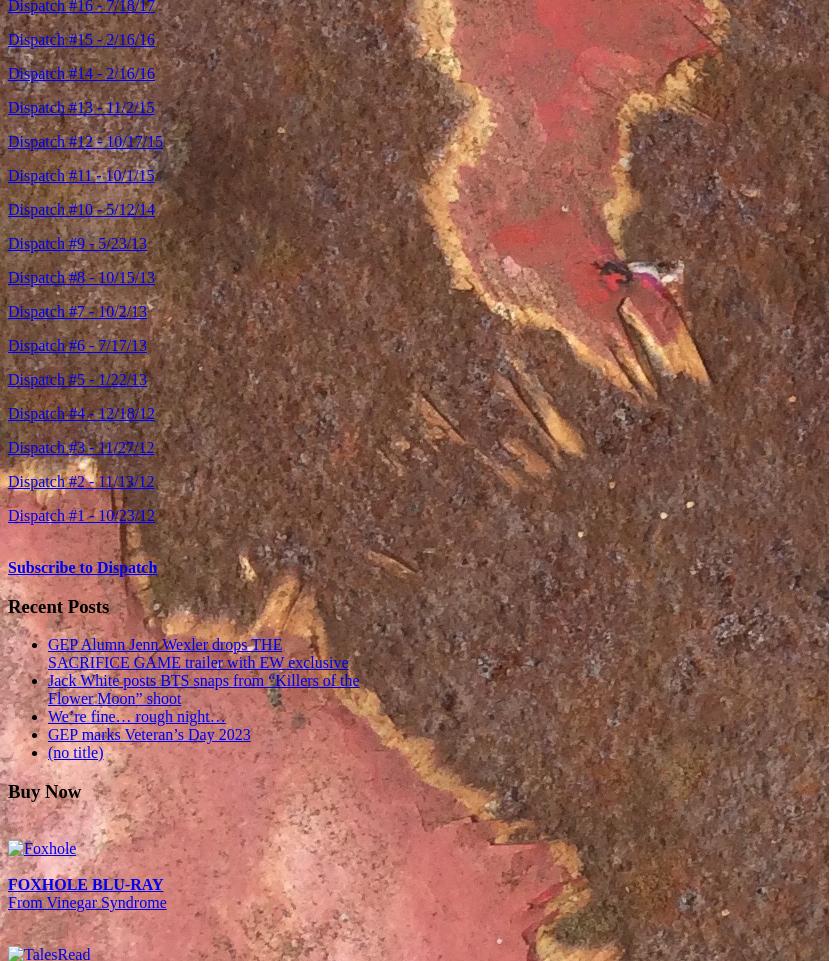 Image resolution: width=832 pixels, height=961 pixels. I want to click on '(no title)', so click(74, 751).